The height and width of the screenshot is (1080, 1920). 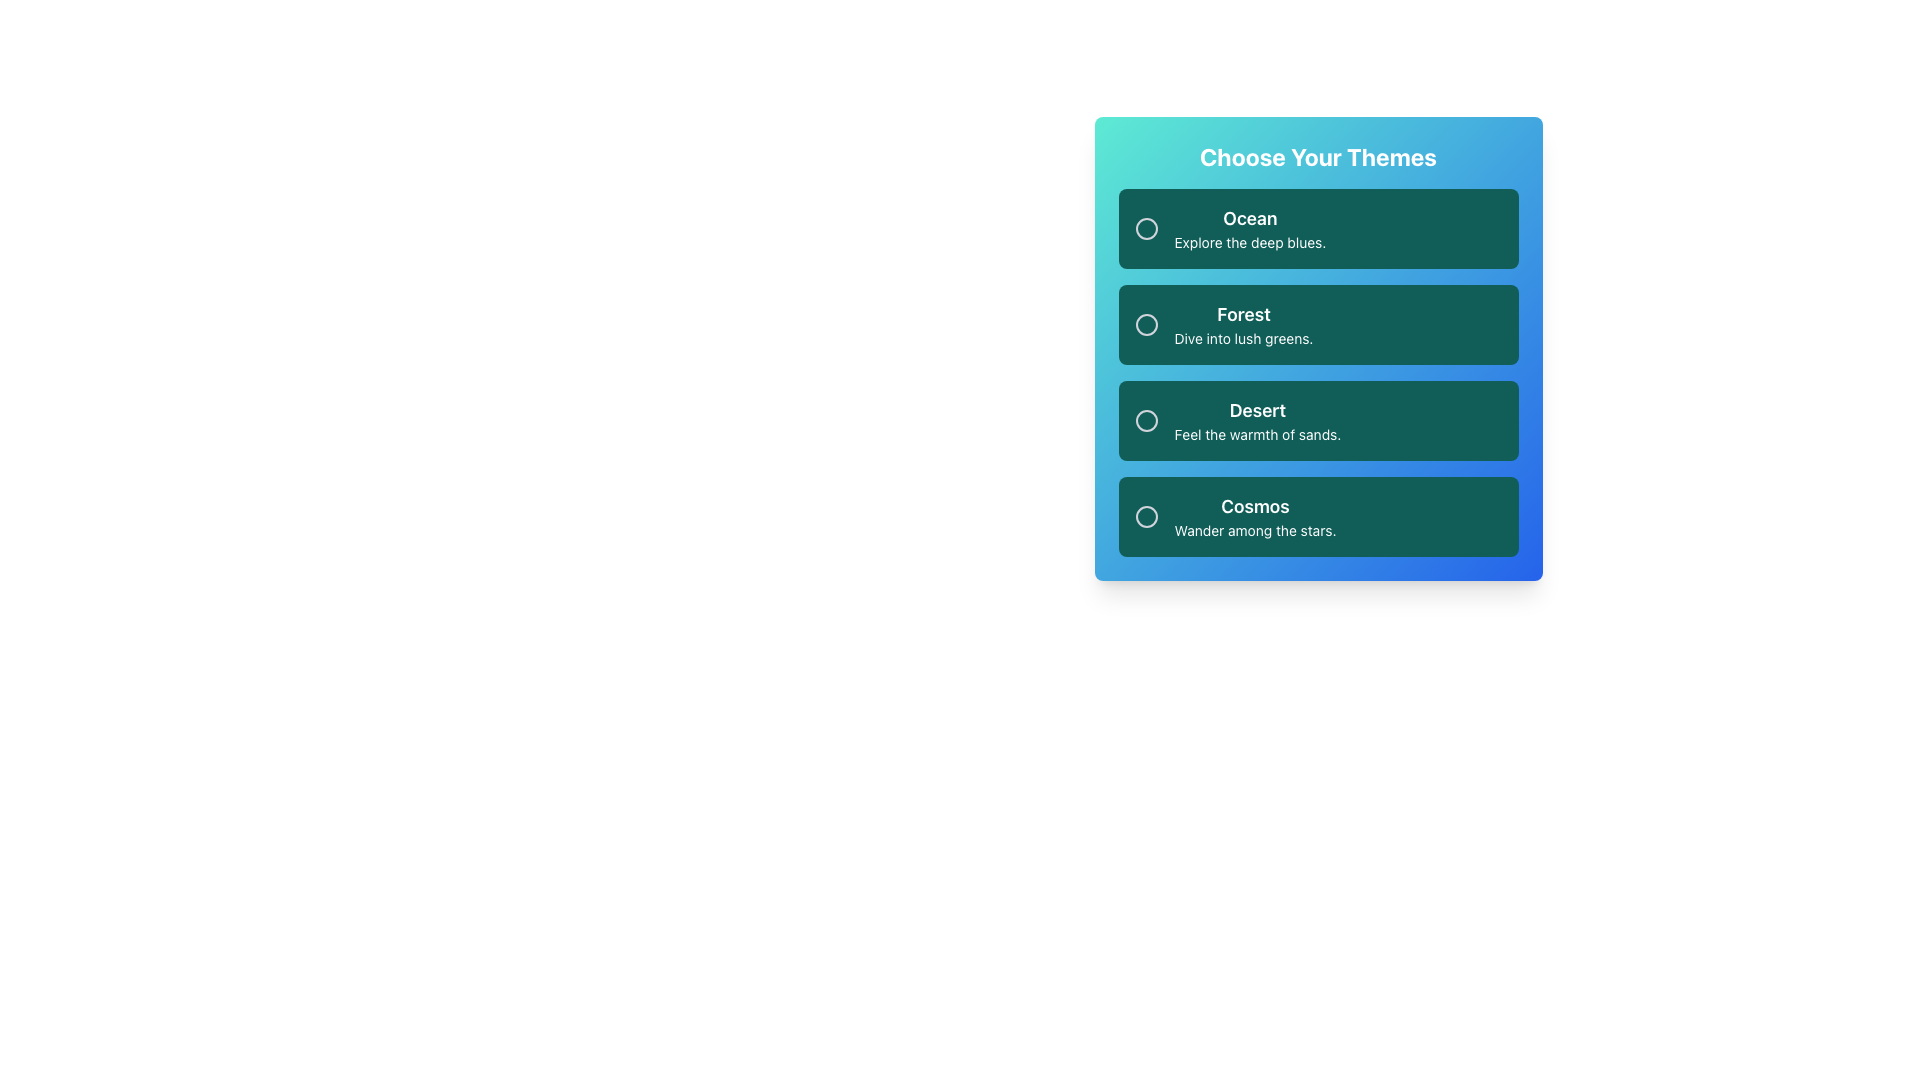 I want to click on text content of the Text Block with Multiple Lines that includes the title 'Cosmos' and the subtitle 'Wander among the stars.', so click(x=1254, y=515).